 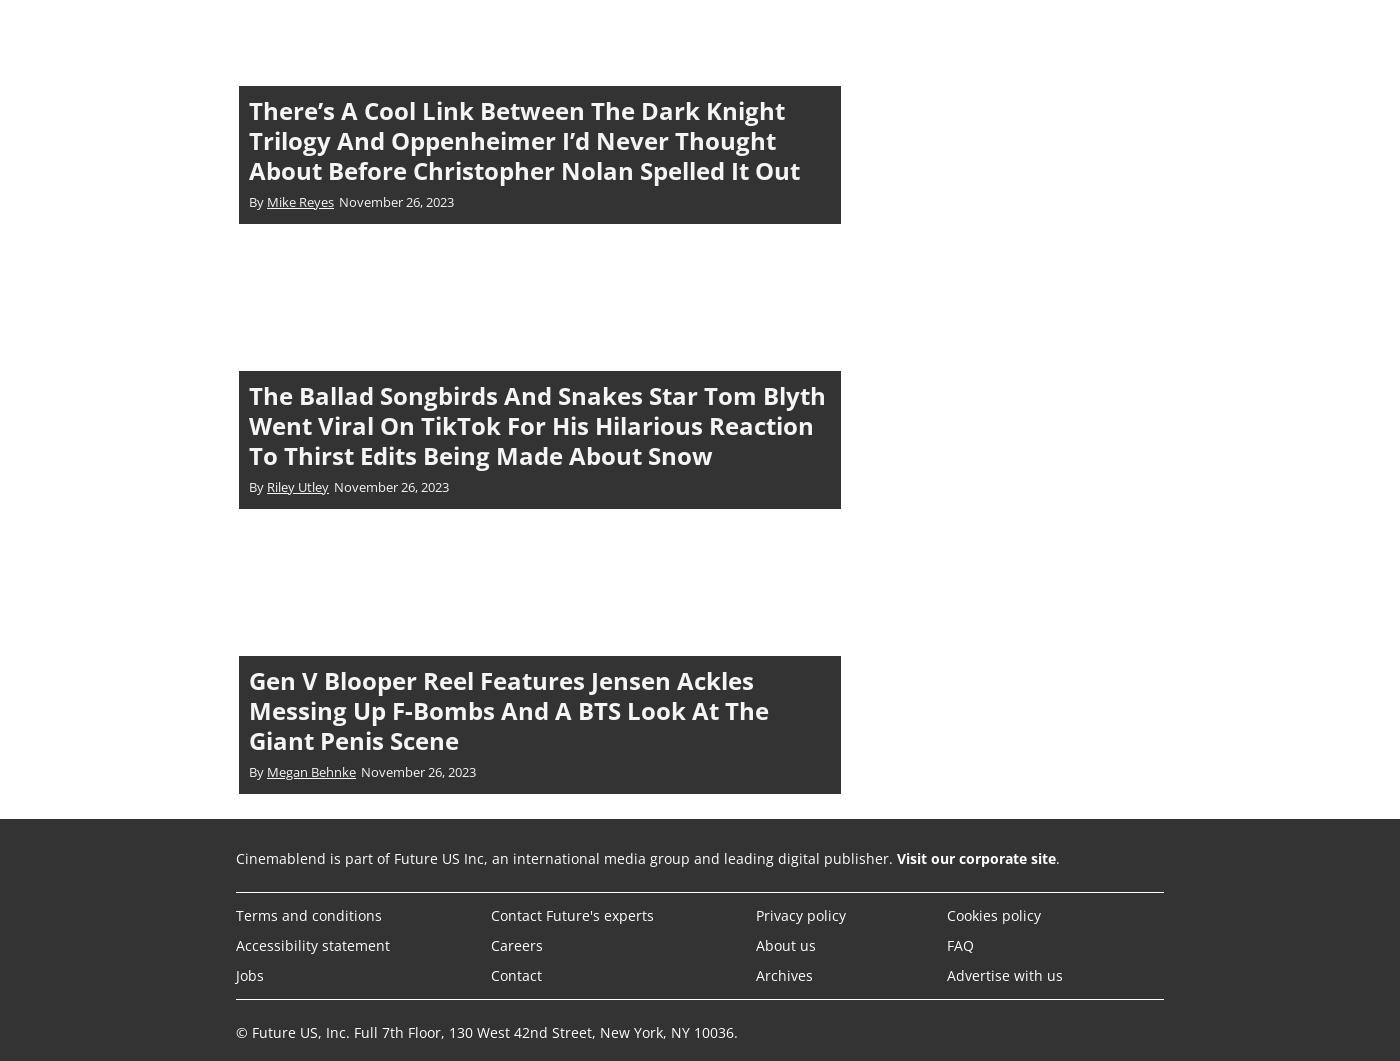 I want to click on 'Advertise with us', so click(x=945, y=973).